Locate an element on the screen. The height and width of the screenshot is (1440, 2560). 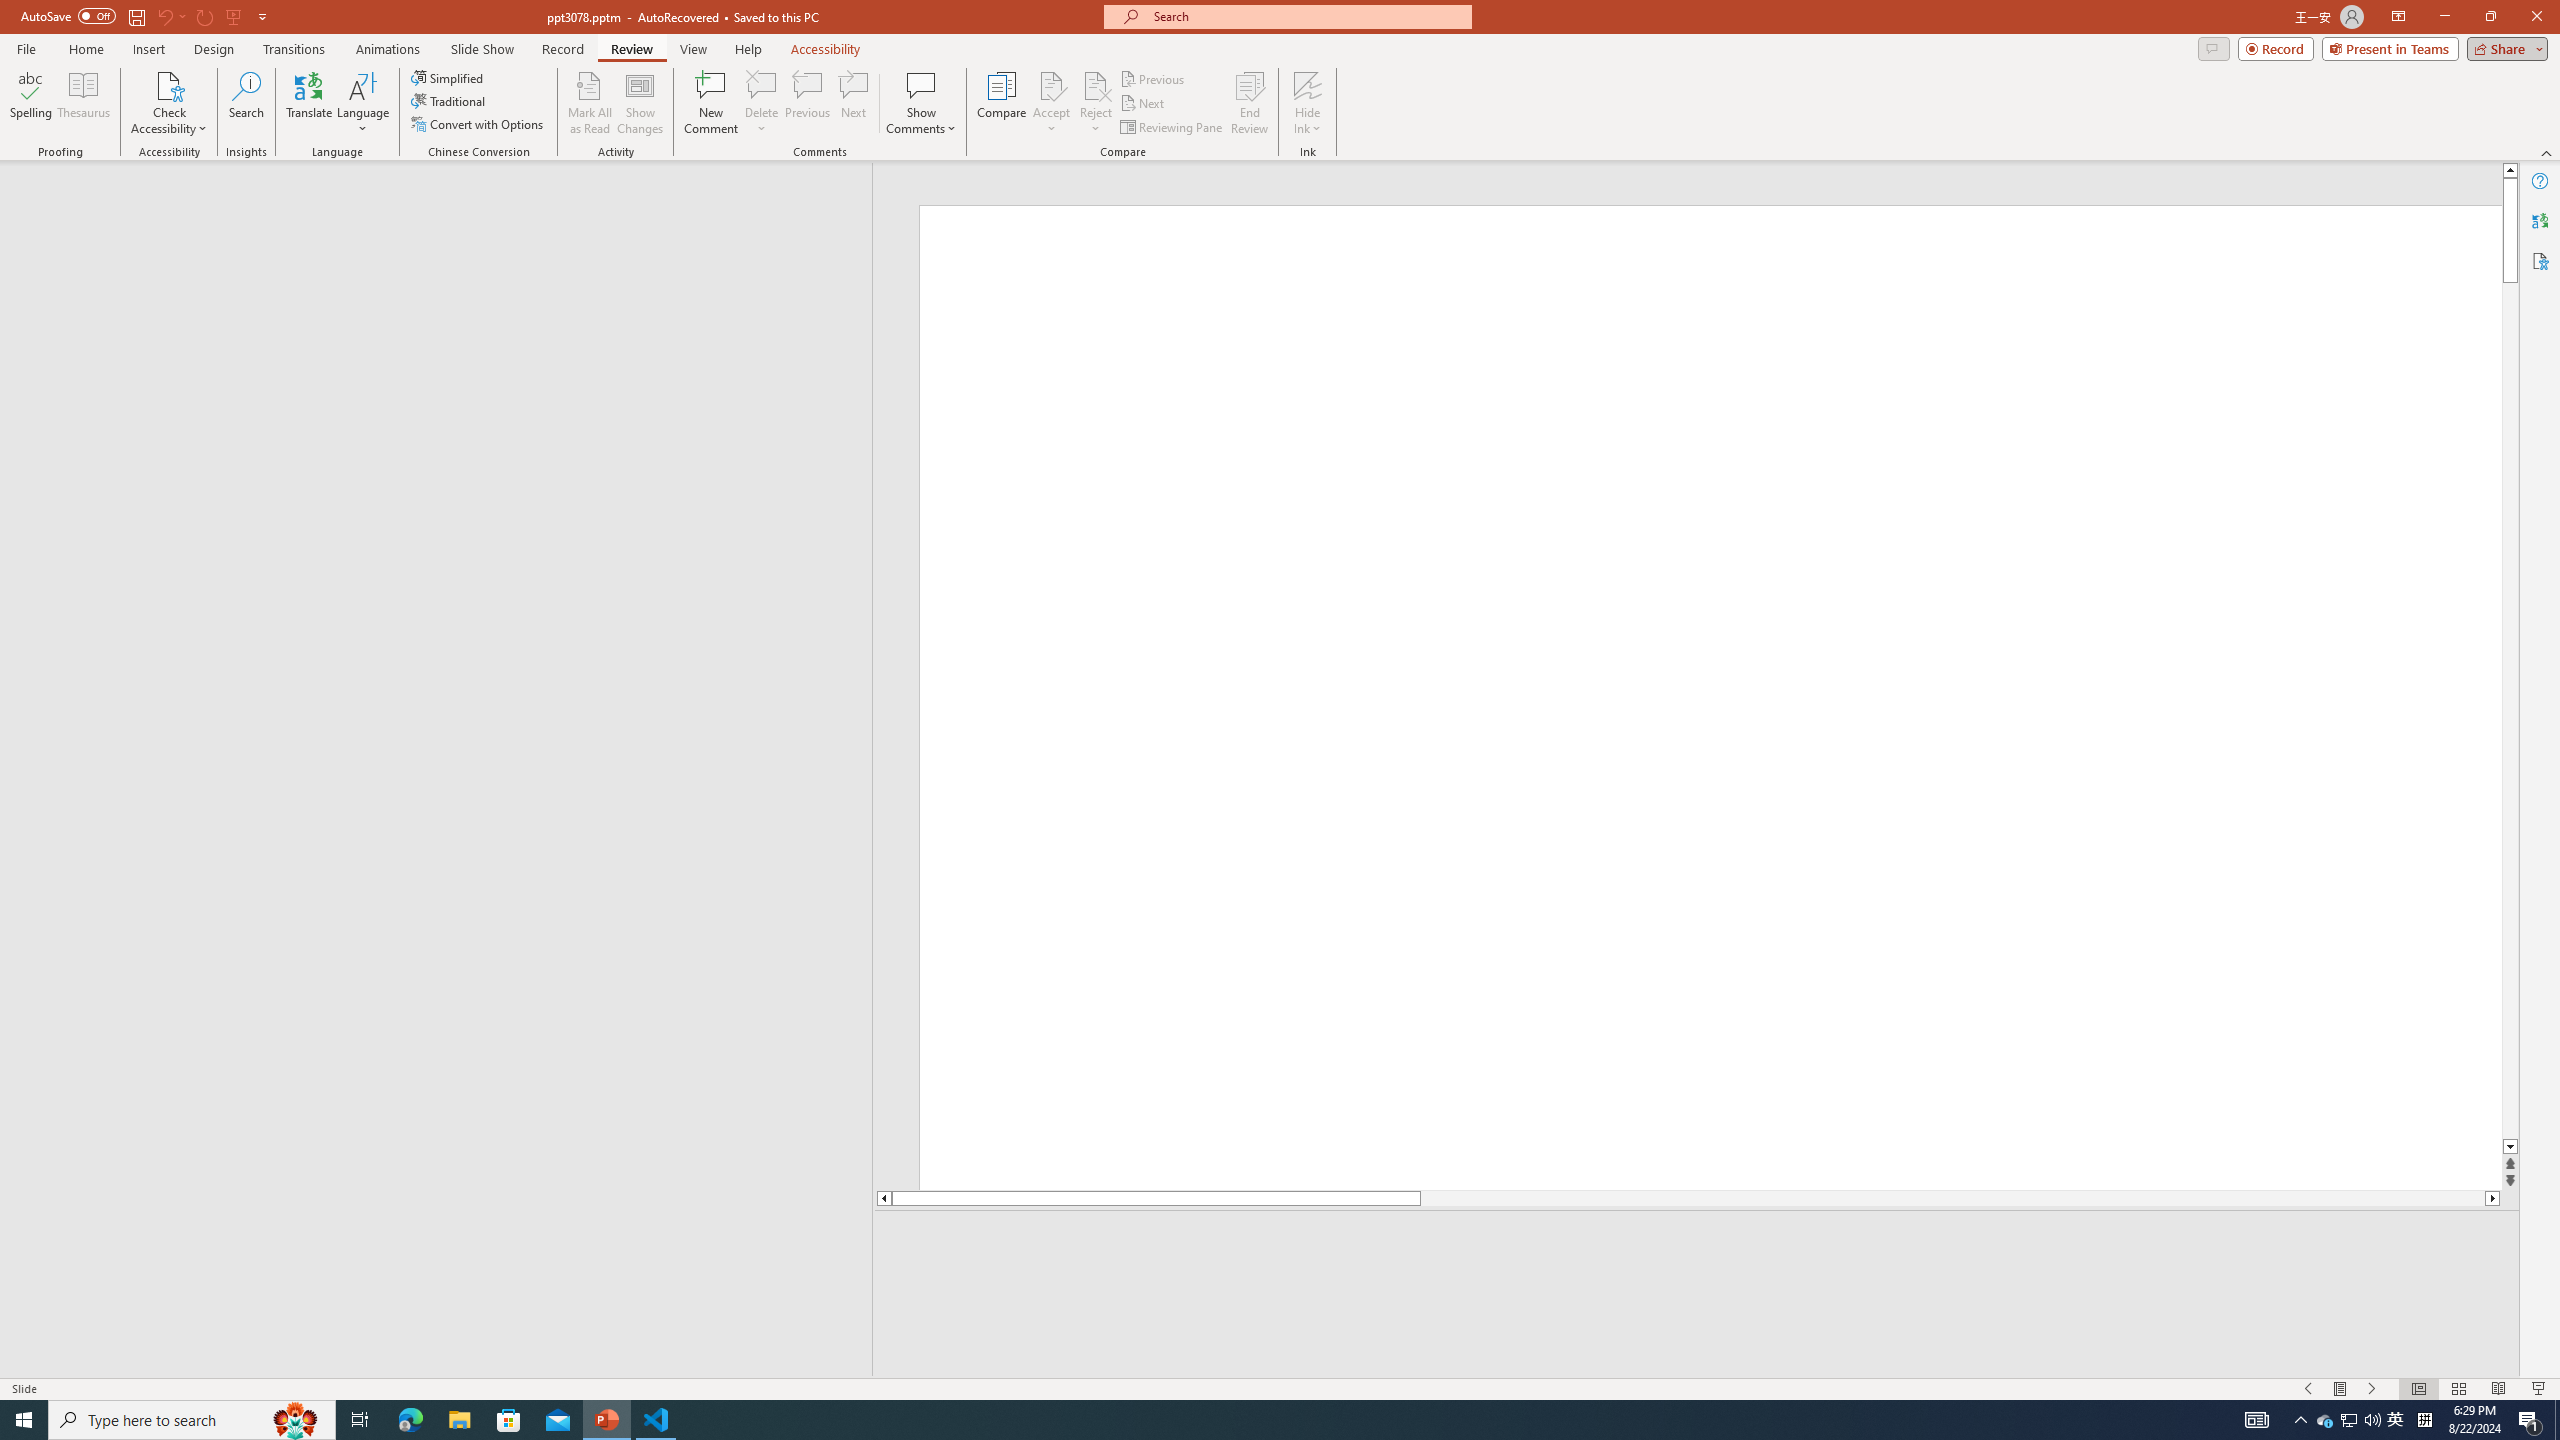
'Spelling...' is located at coordinates (29, 103).